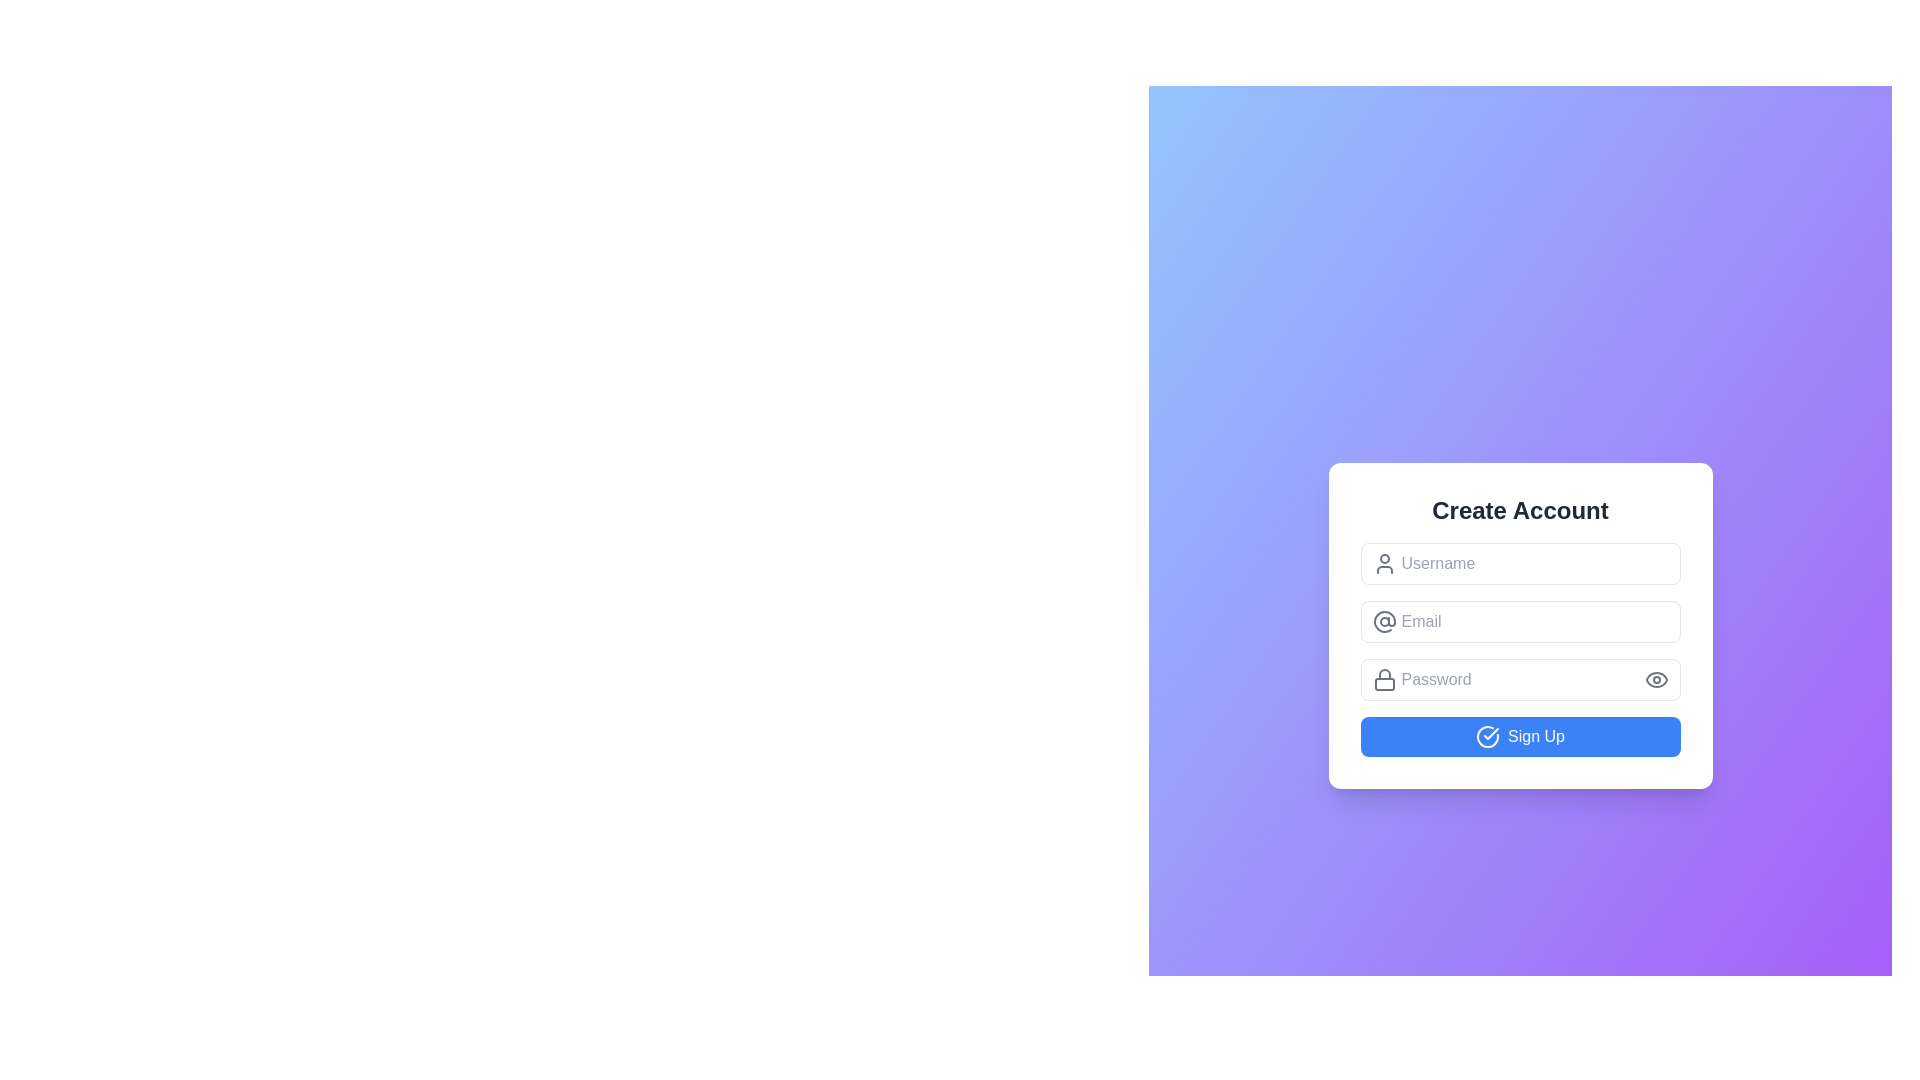  What do you see at coordinates (1520, 624) in the screenshot?
I see `the email input field, which is the second in a form layout, to focus on it` at bounding box center [1520, 624].